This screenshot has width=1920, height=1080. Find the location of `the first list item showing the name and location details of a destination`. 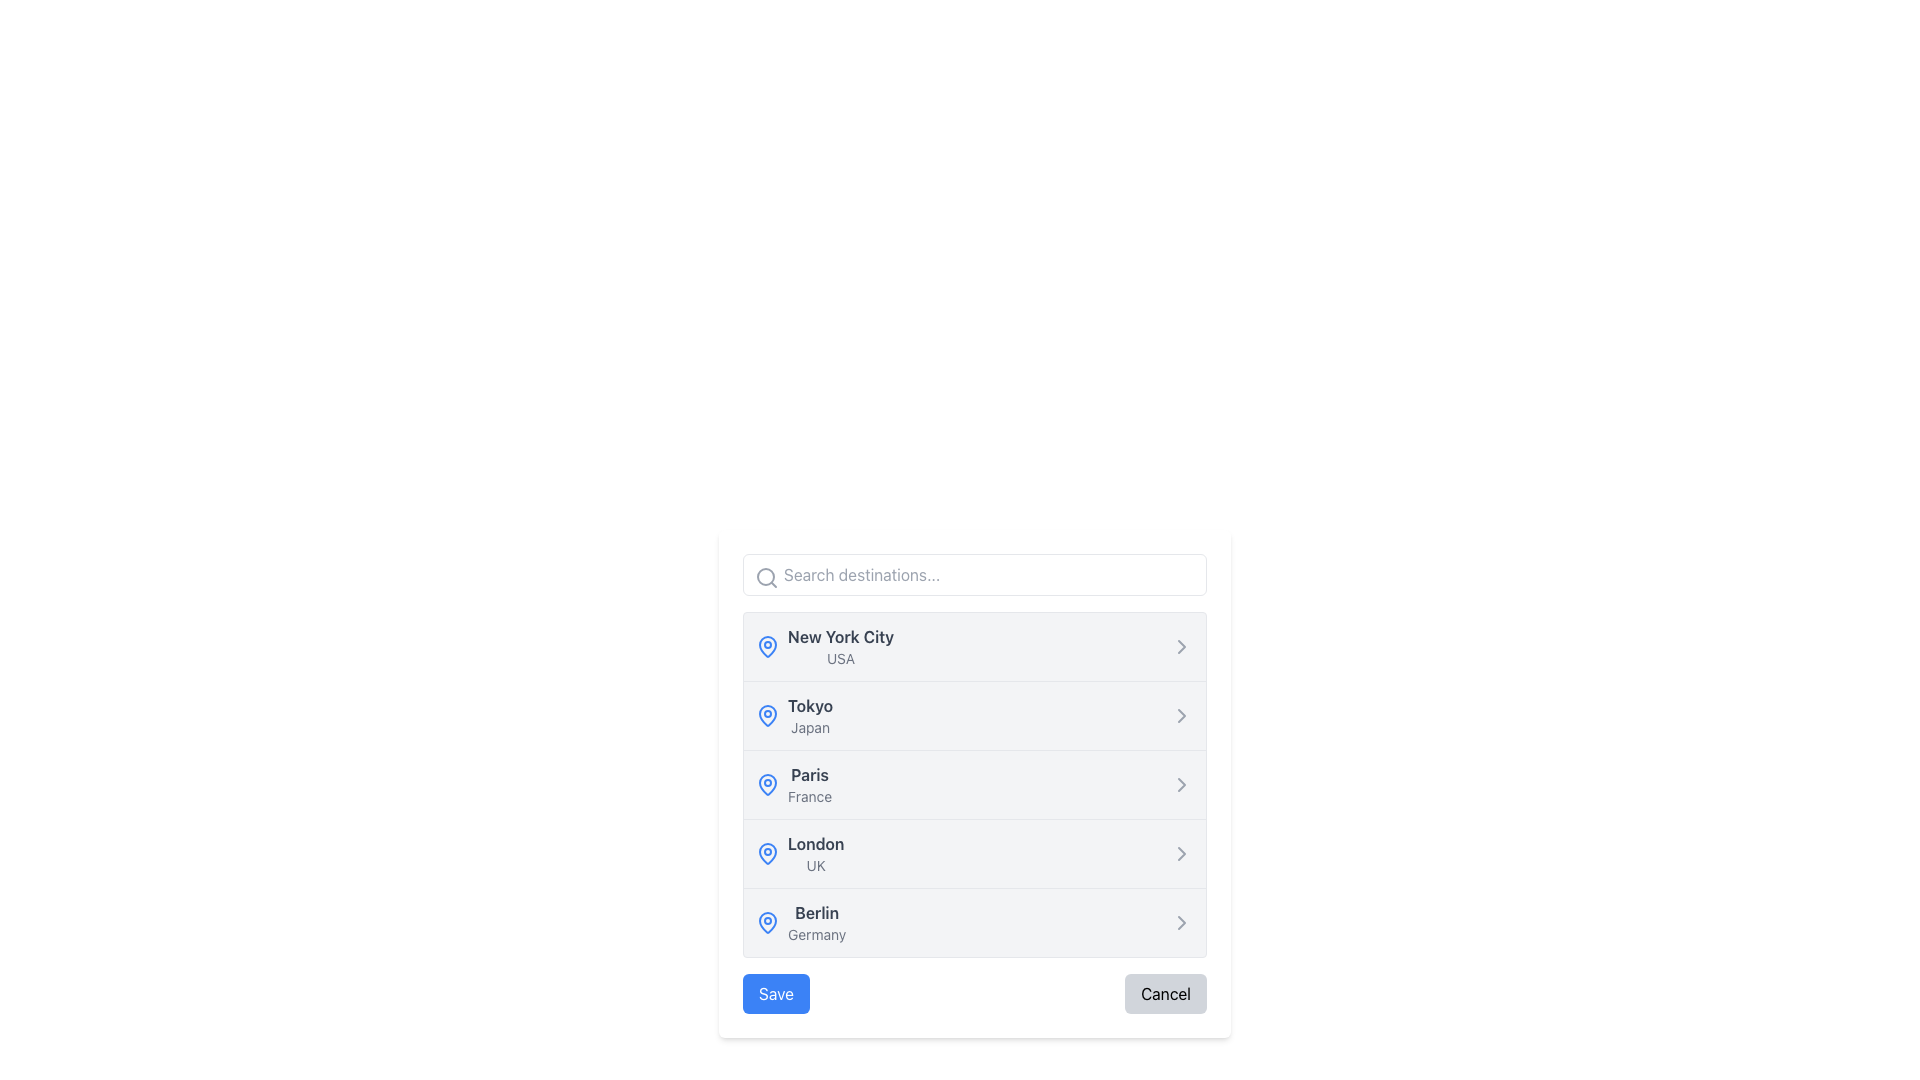

the first list item showing the name and location details of a destination is located at coordinates (841, 647).